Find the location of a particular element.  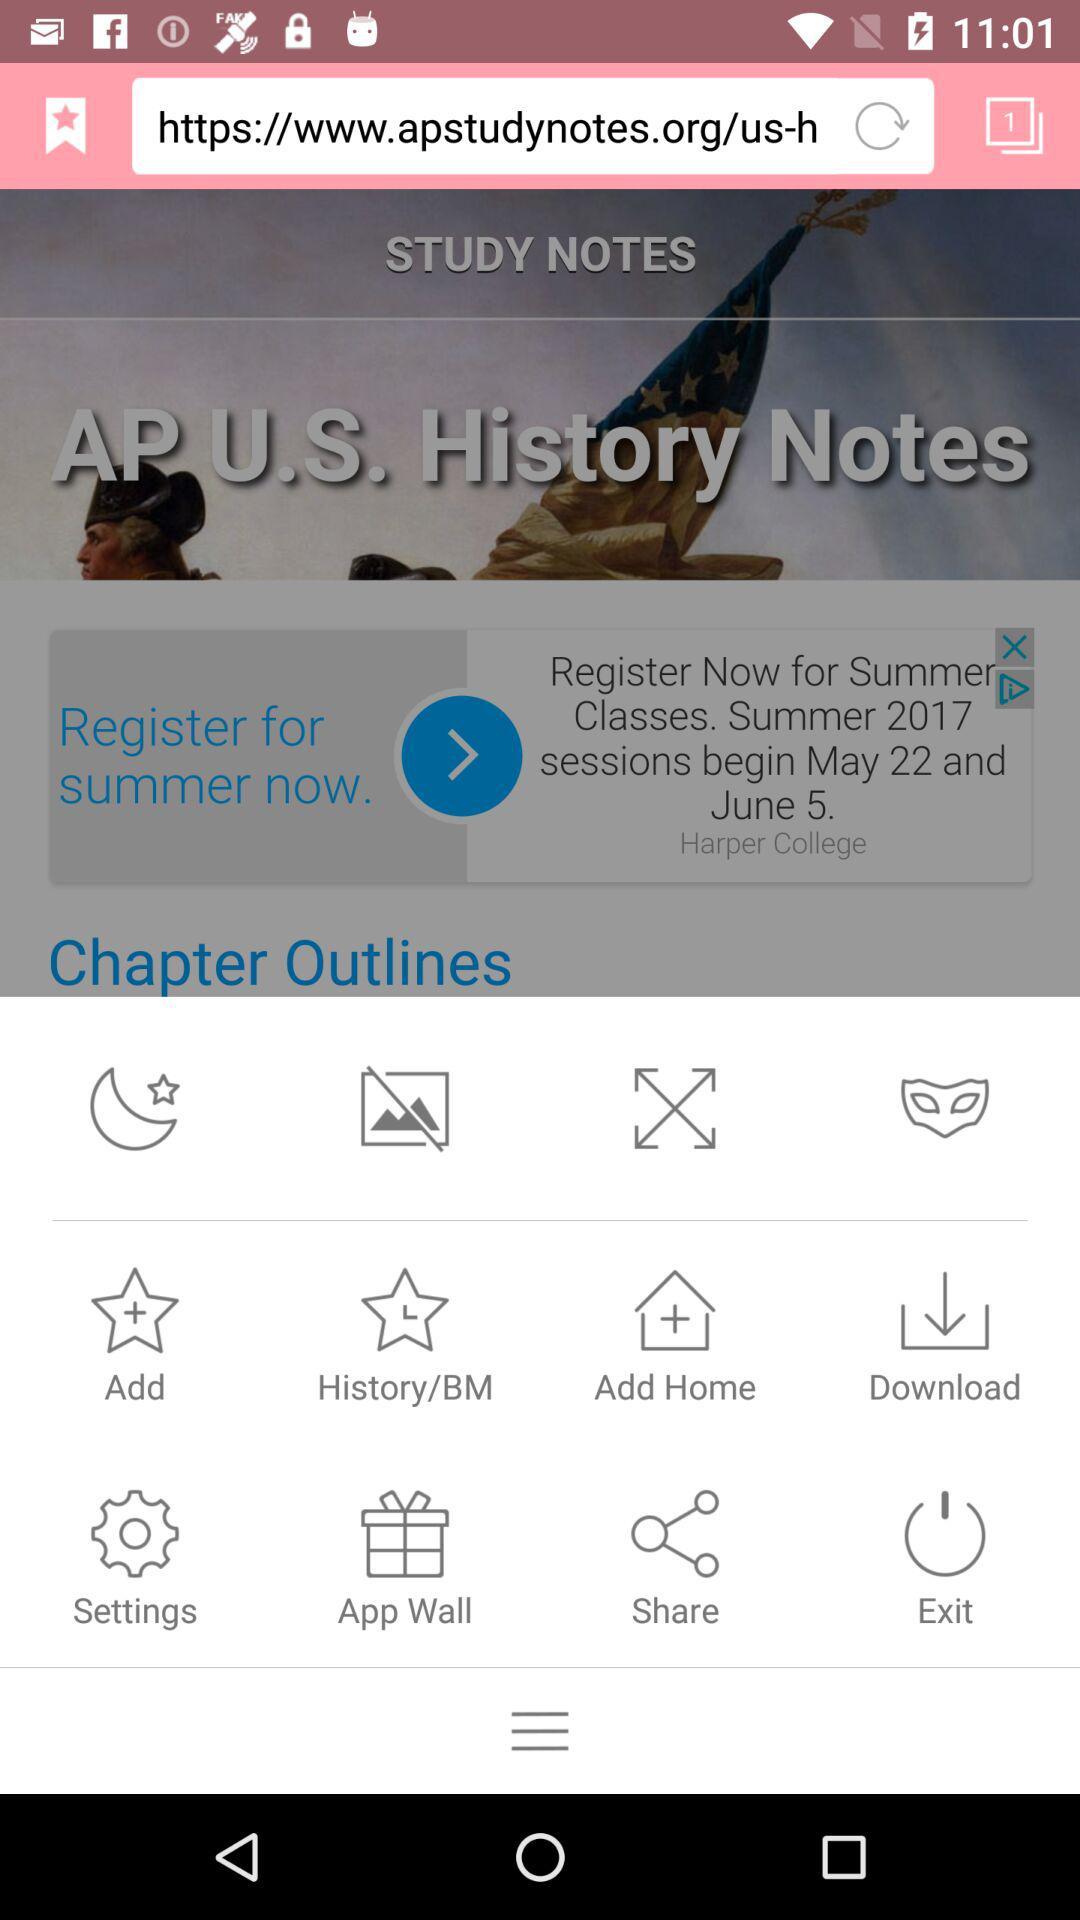

image which is above the text historybm is located at coordinates (405, 1310).